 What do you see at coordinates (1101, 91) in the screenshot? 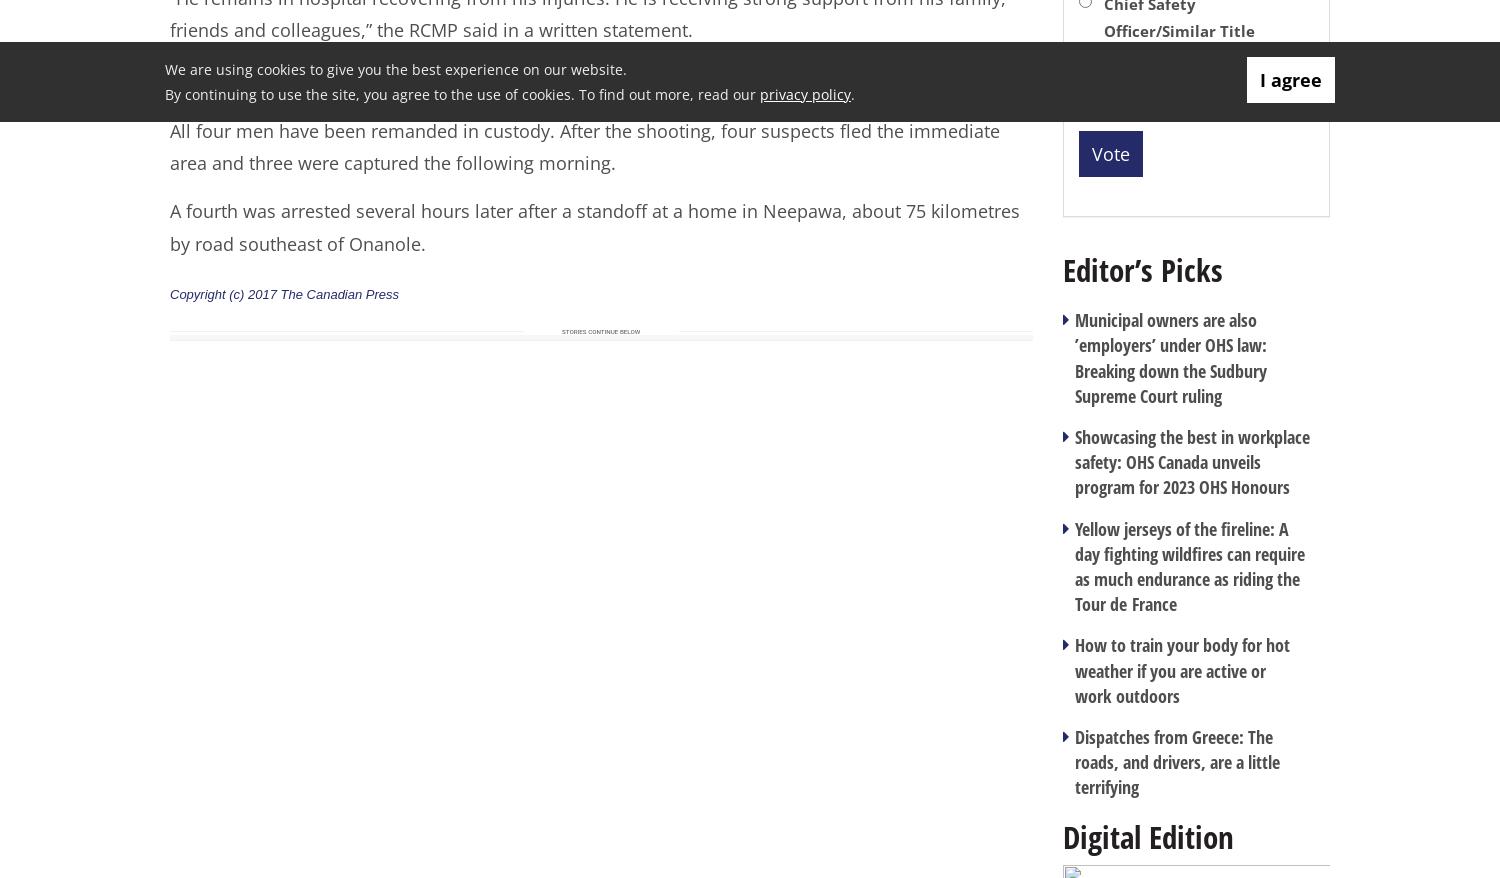
I see `'Other'` at bounding box center [1101, 91].